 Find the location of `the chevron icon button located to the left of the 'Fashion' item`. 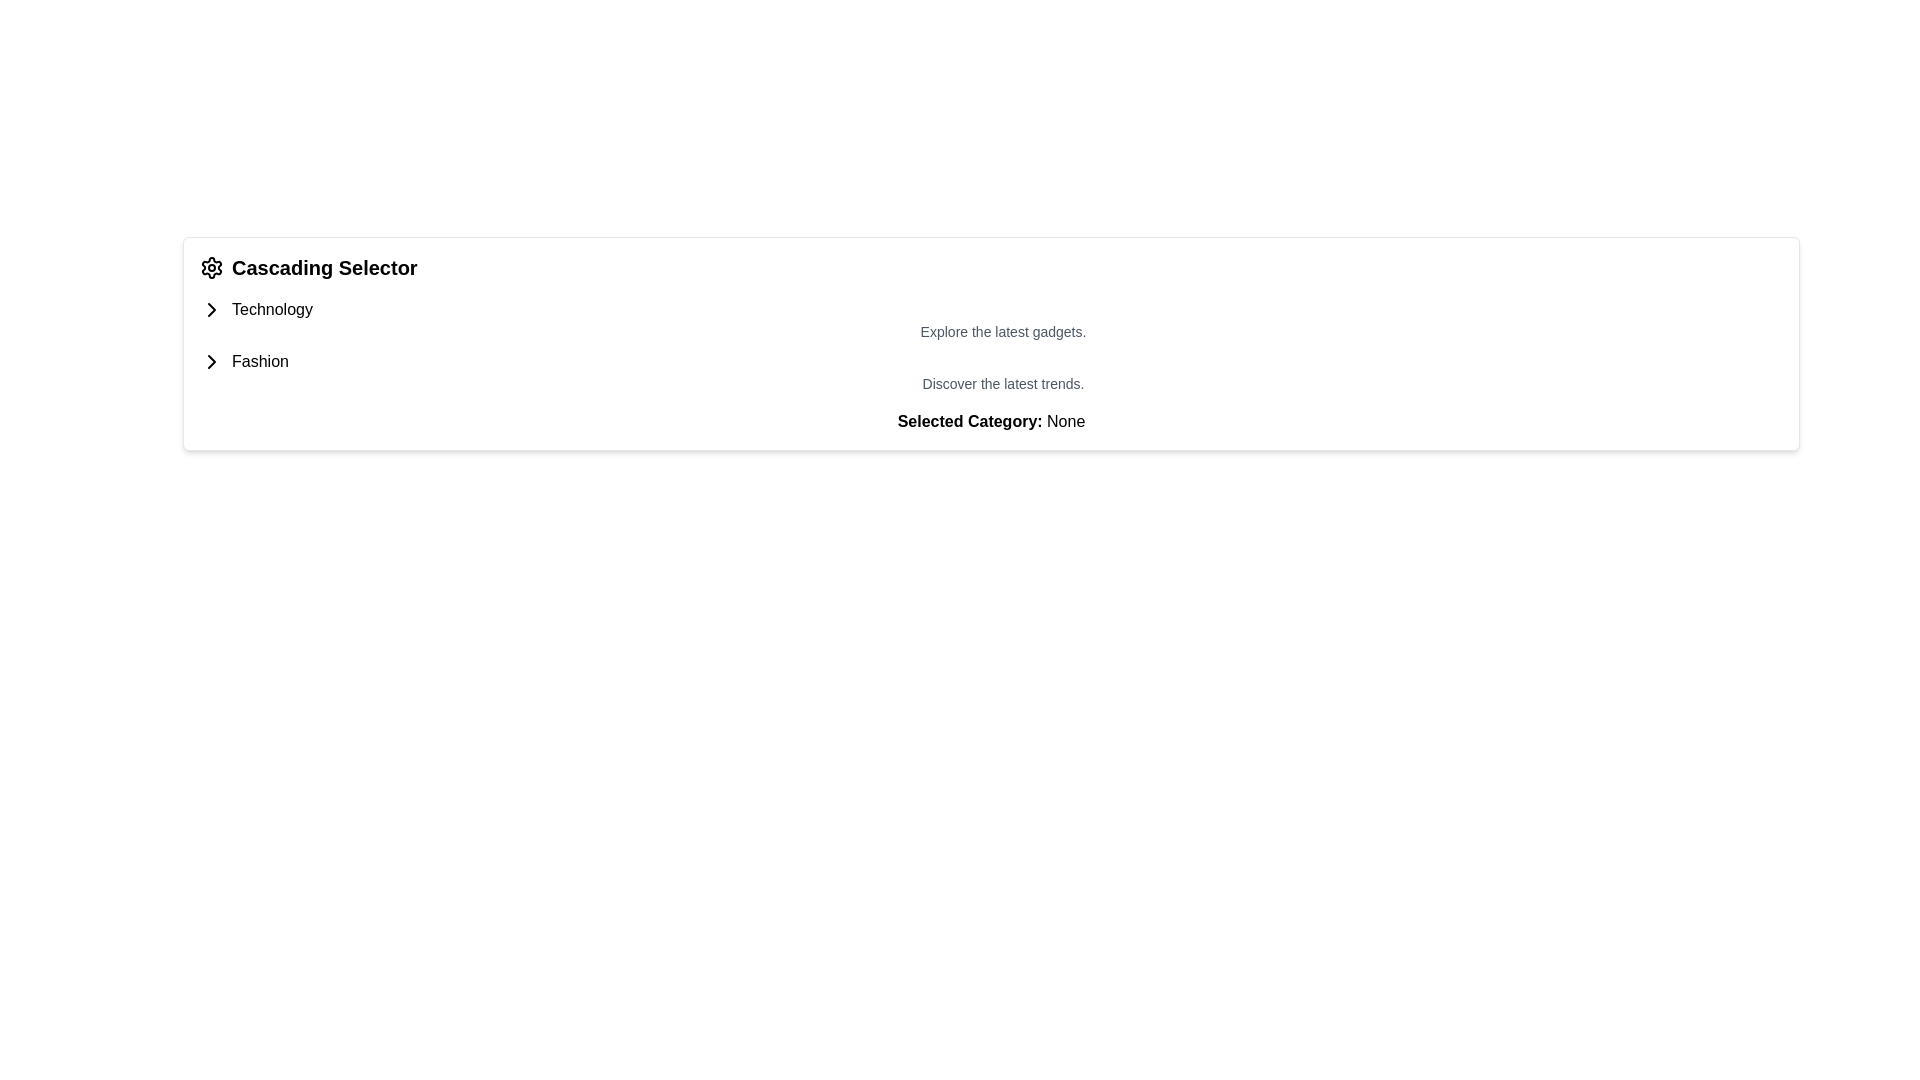

the chevron icon button located to the left of the 'Fashion' item is located at coordinates (211, 362).